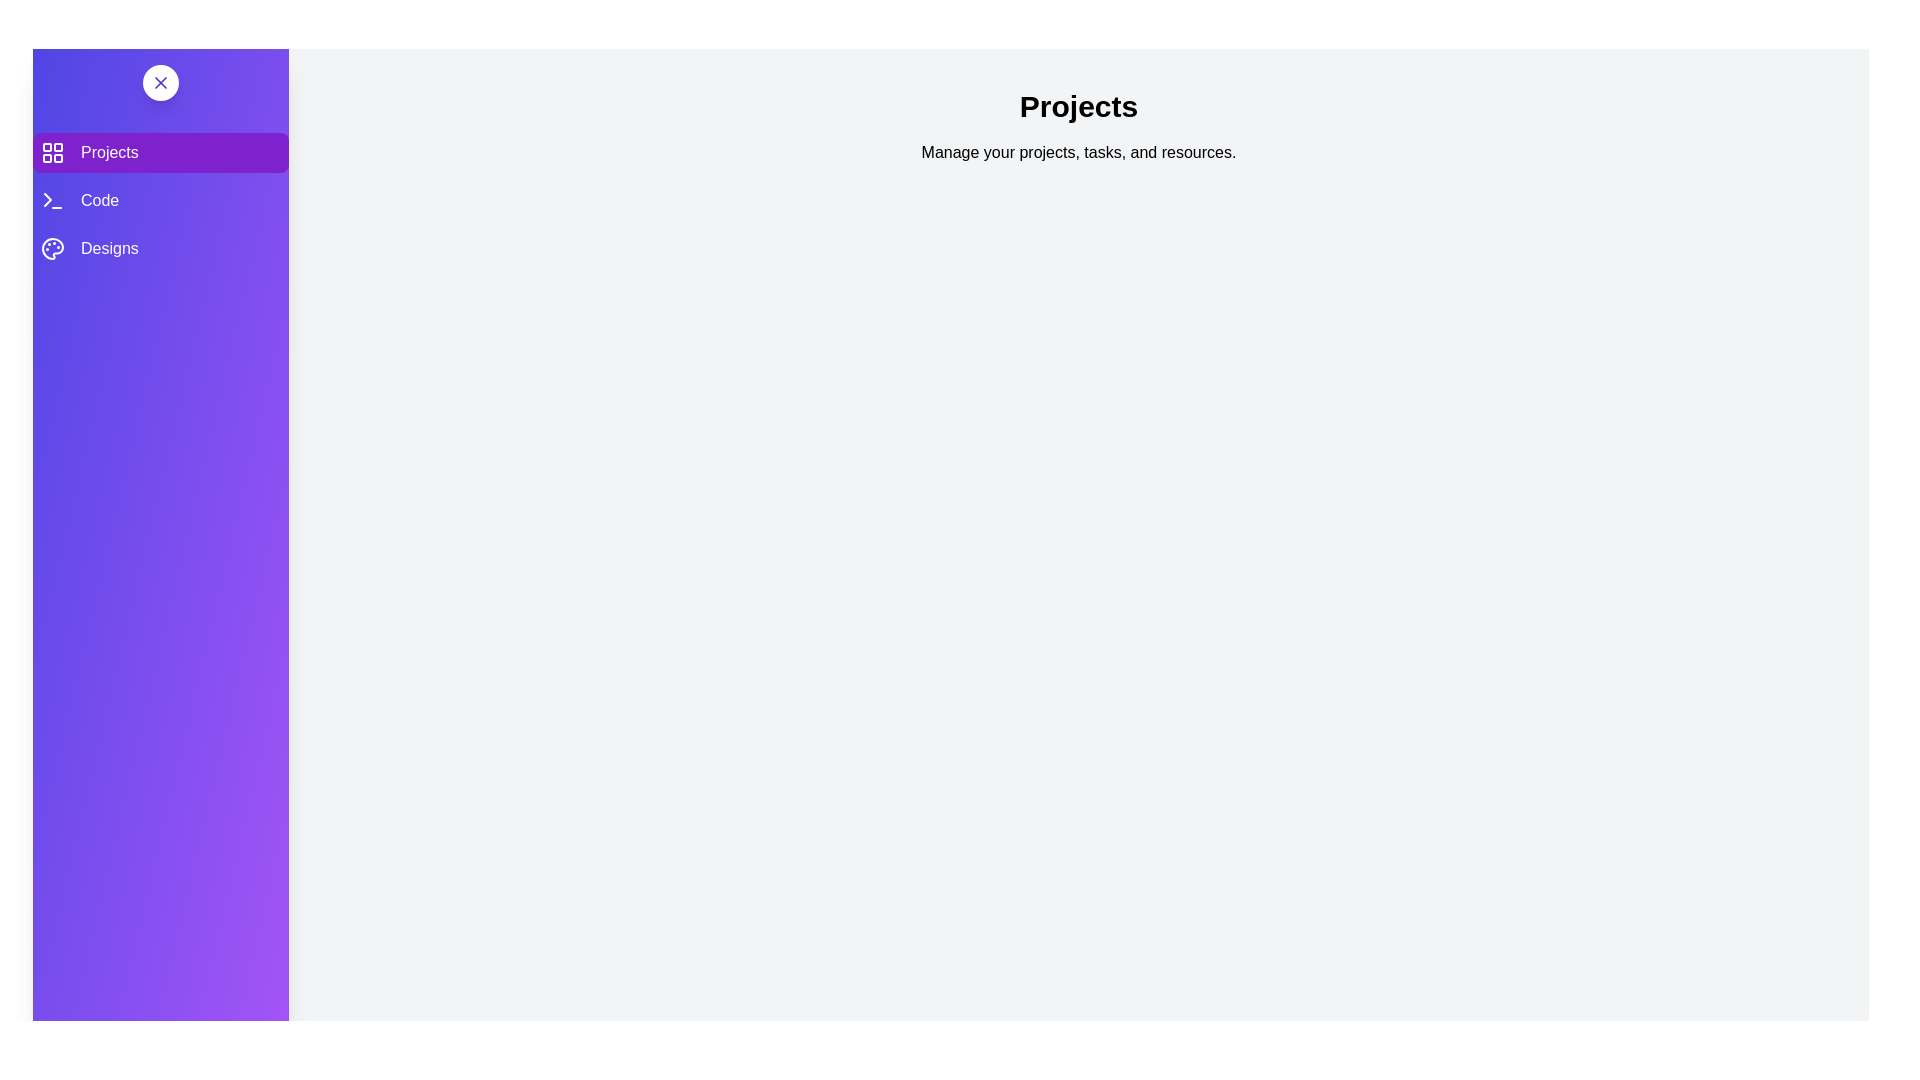  I want to click on the tab labeled Projects to select it, so click(161, 152).